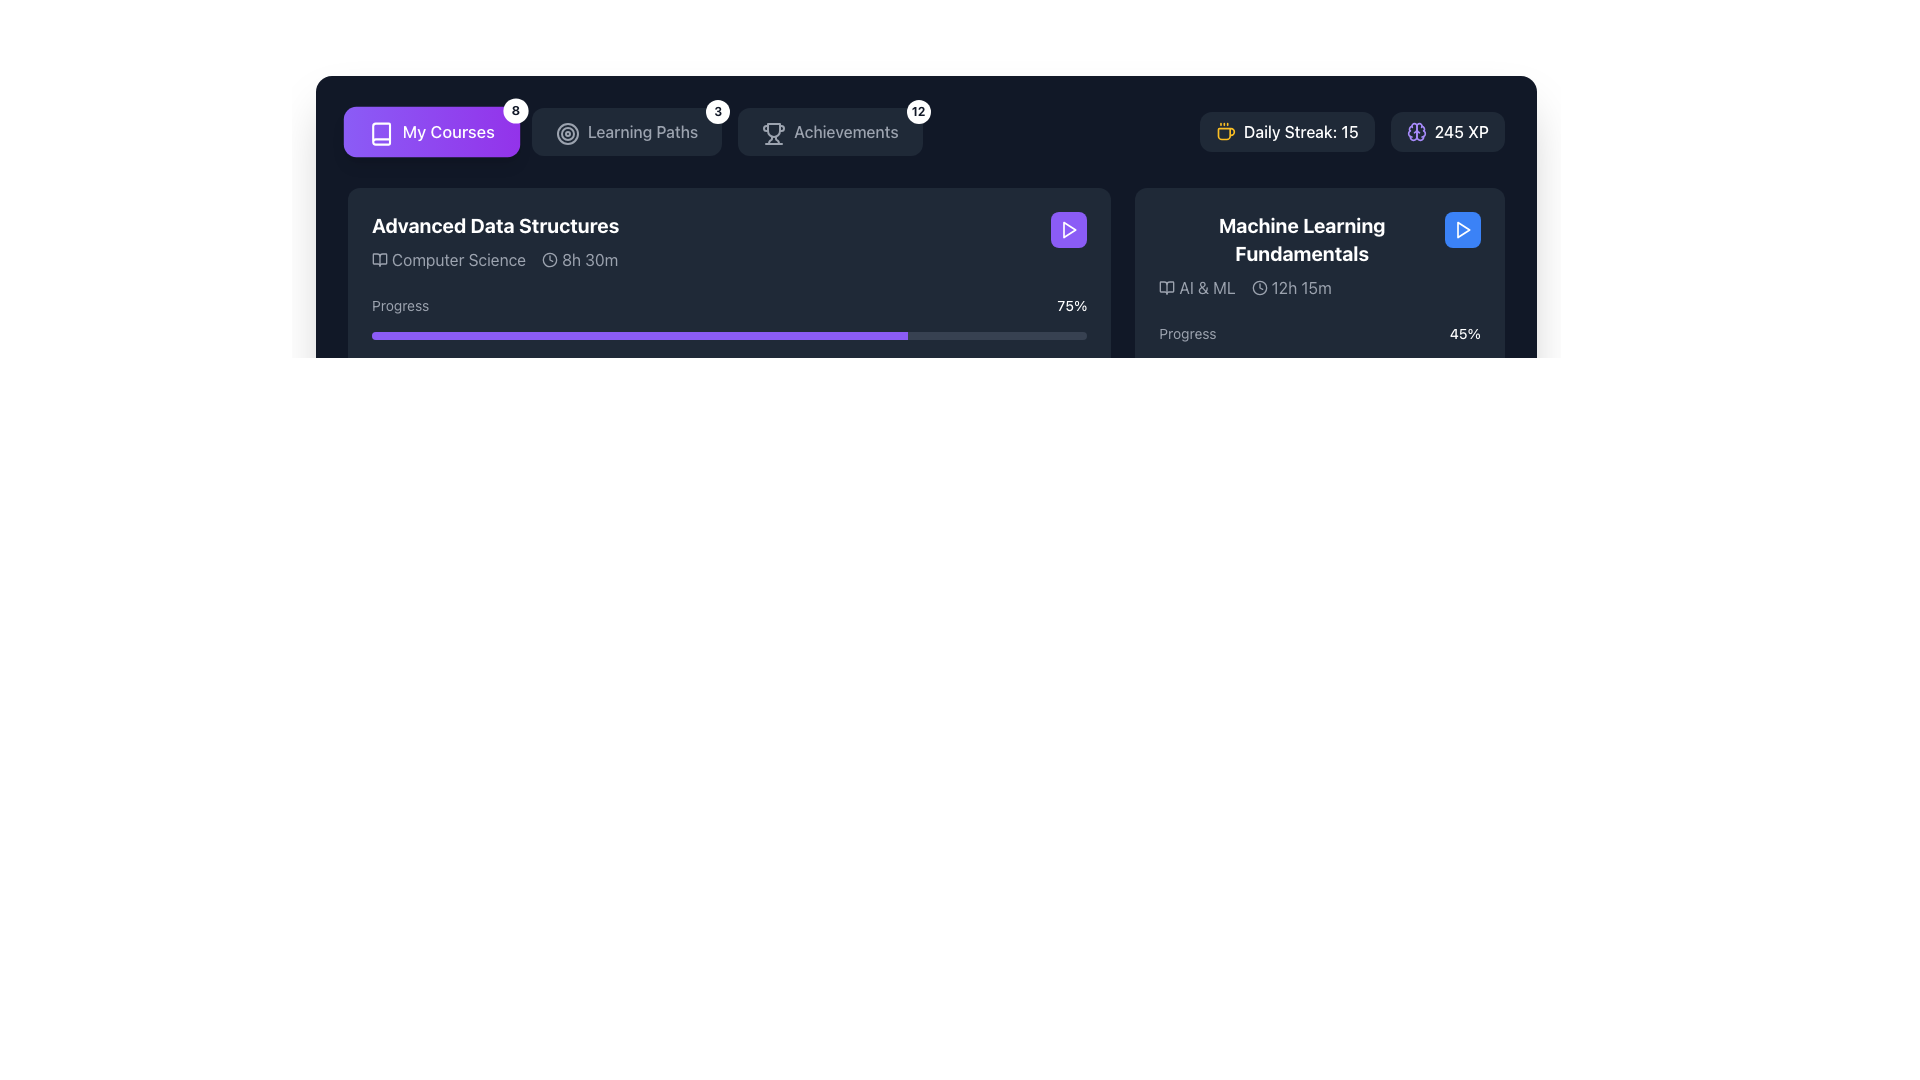 Image resolution: width=1920 pixels, height=1080 pixels. What do you see at coordinates (589, 258) in the screenshot?
I see `text displayed in the Text label that shows the duration of the 'Advanced Data Structures' course, located under the 'Advanced Data Structures' section, to the right of the clock icon, aligned with 'Computer Science.'` at bounding box center [589, 258].